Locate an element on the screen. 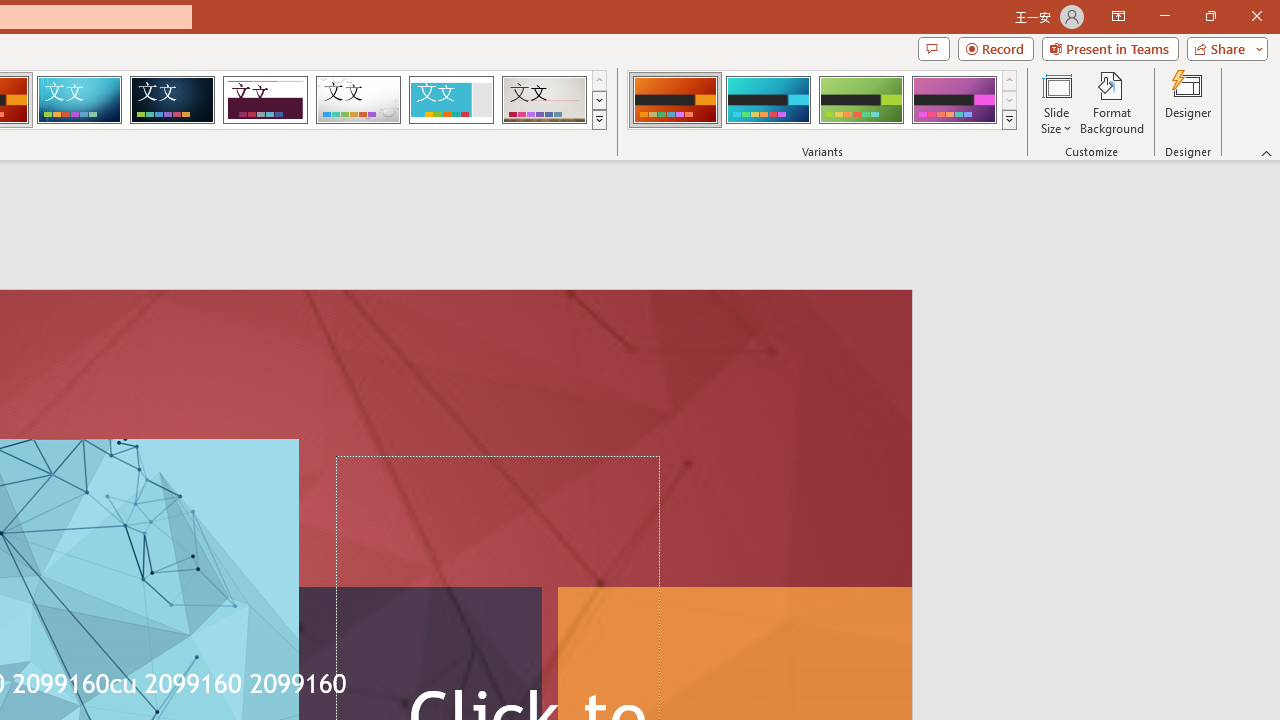  'Circuit' is located at coordinates (79, 100).